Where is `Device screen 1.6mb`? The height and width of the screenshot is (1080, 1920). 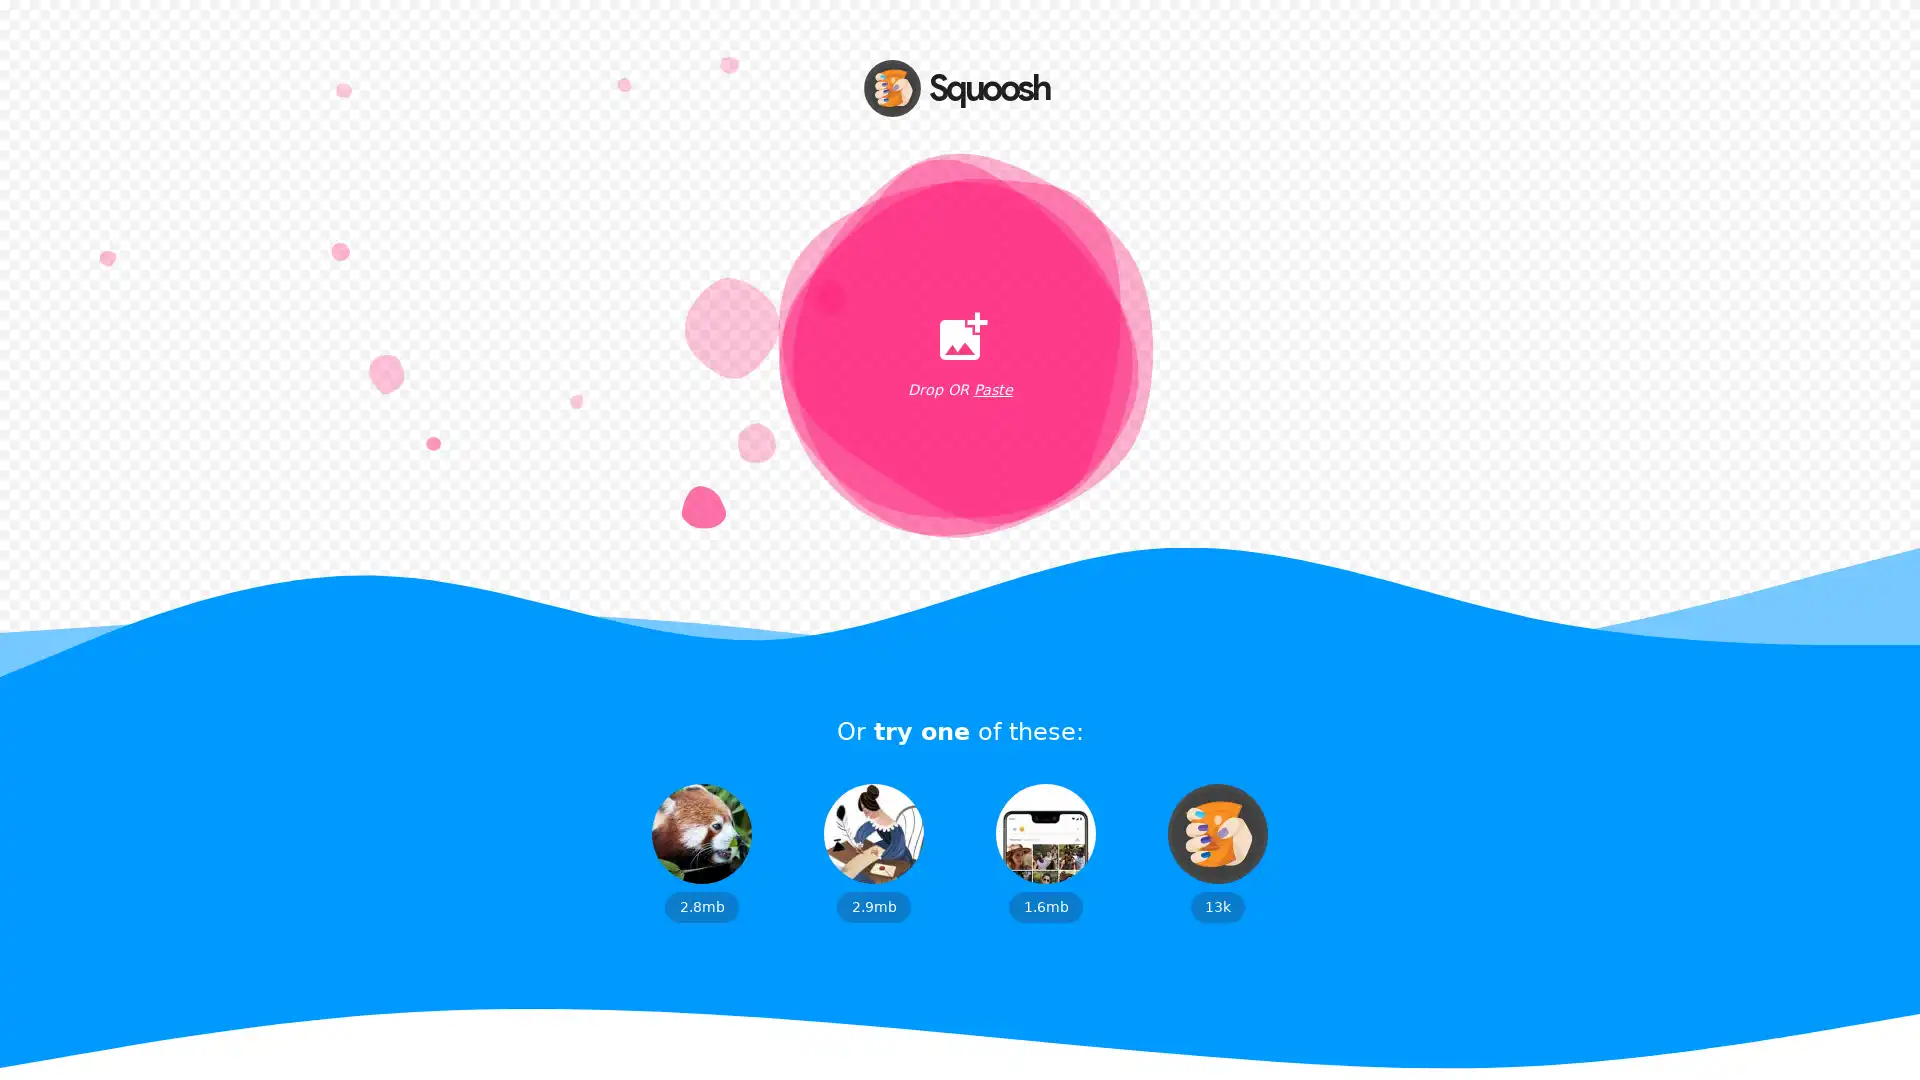 Device screen 1.6mb is located at coordinates (1045, 852).